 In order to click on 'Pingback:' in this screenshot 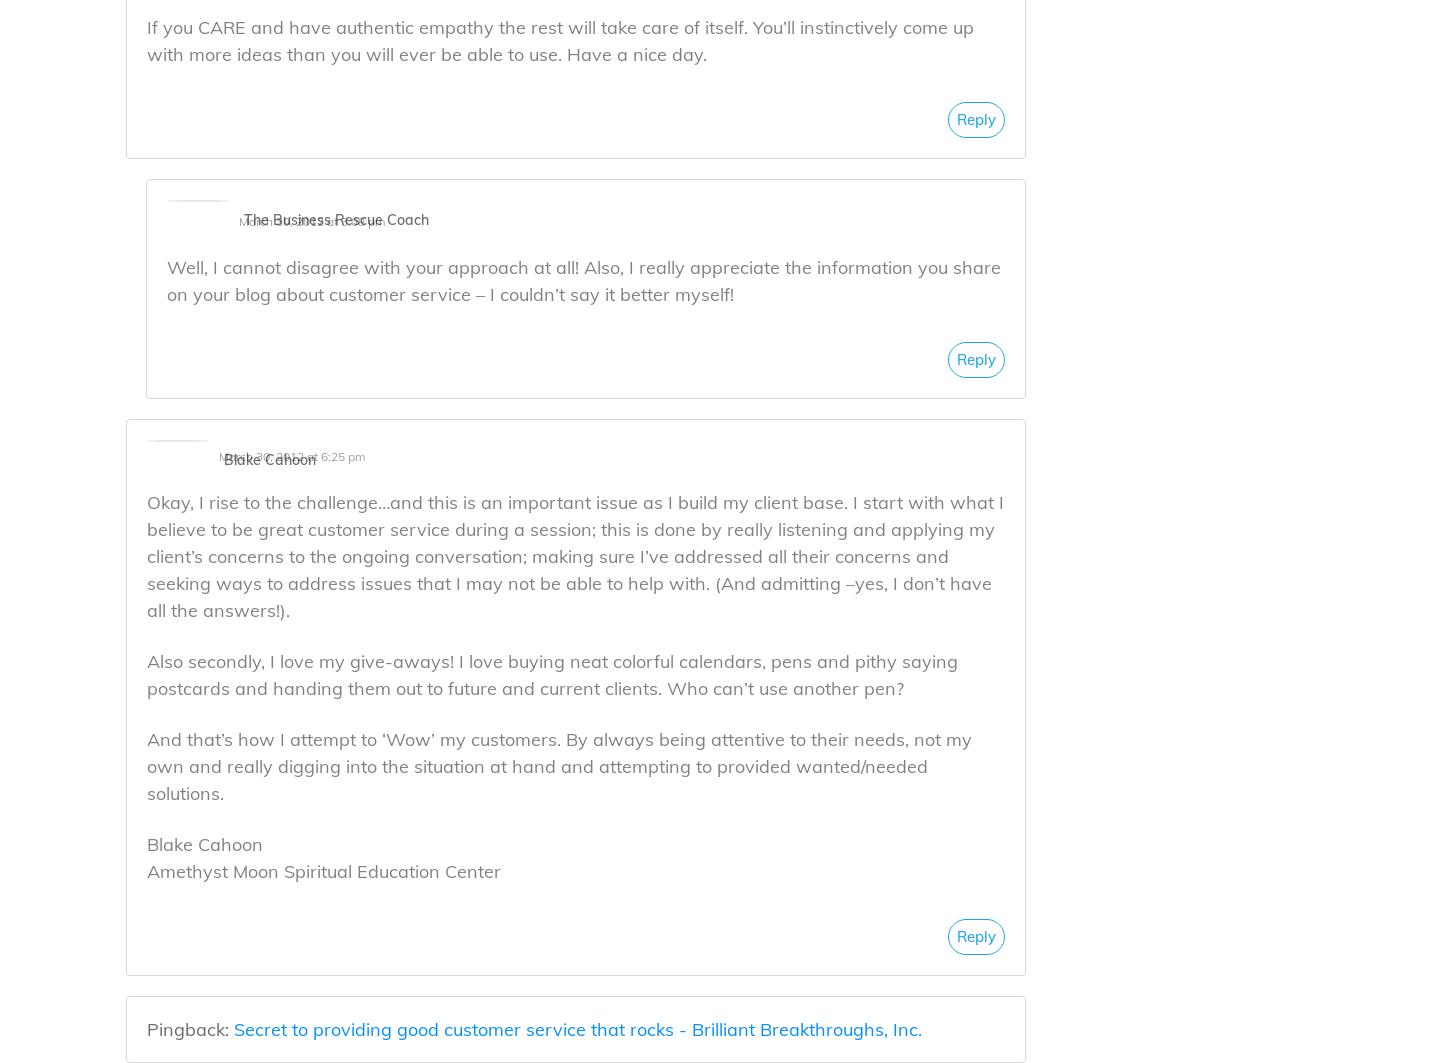, I will do `click(189, 1027)`.